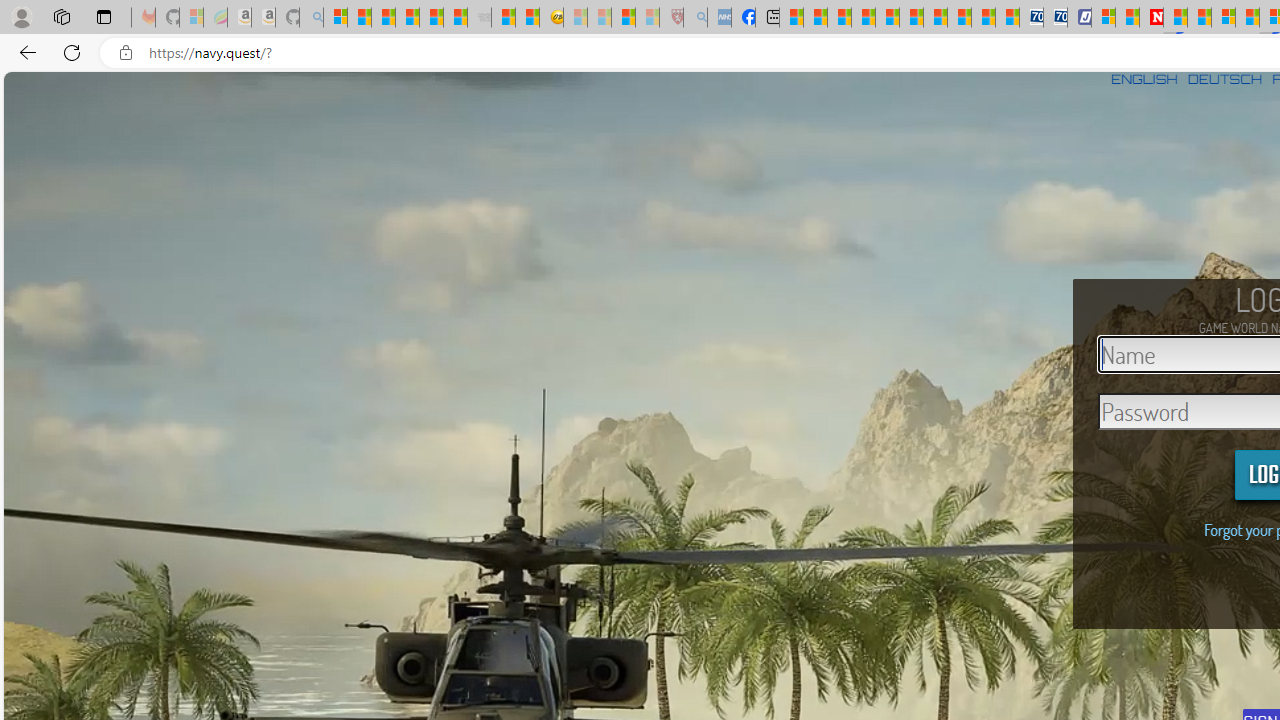  I want to click on 'Stocks - MSN', so click(454, 17).